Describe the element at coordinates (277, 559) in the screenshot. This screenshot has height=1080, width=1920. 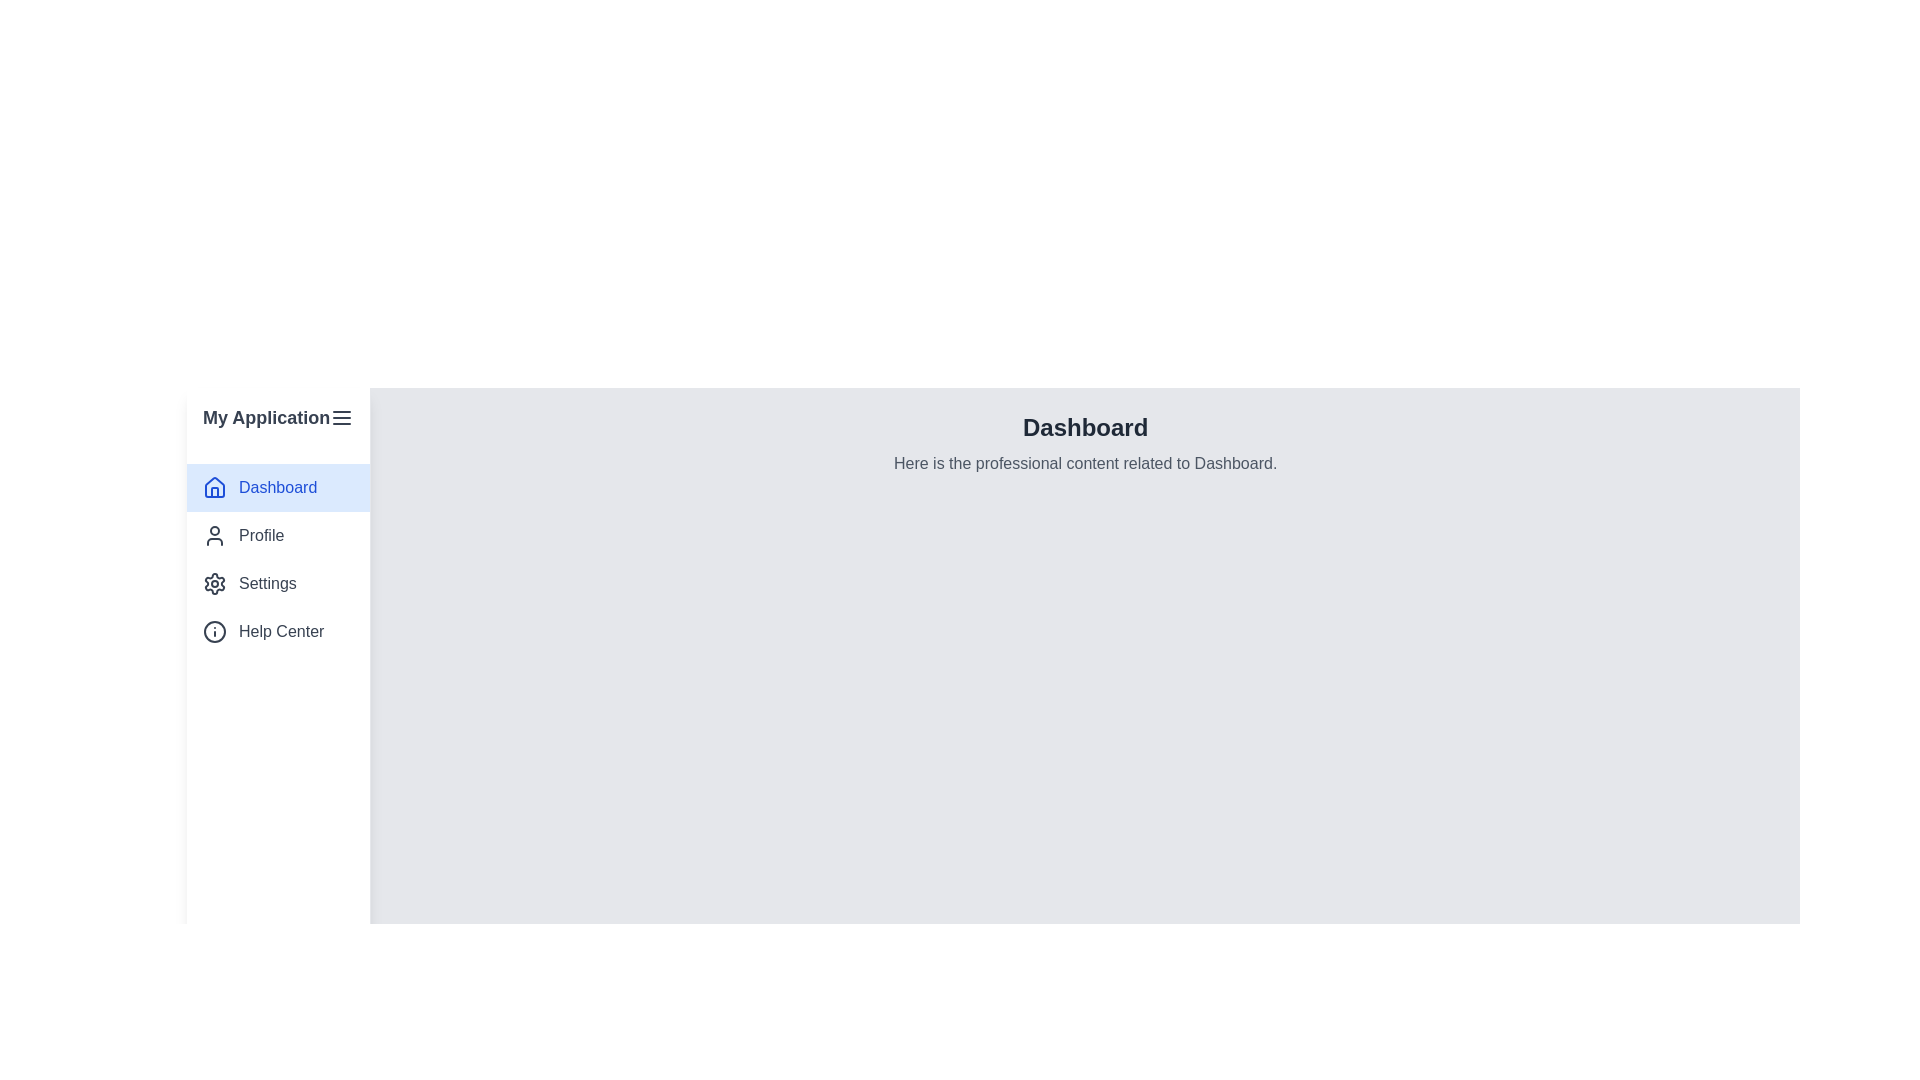
I see `the vertical navigation bar menu item labeled 'Profile' to potentially reveal additional information or tooltips` at that location.